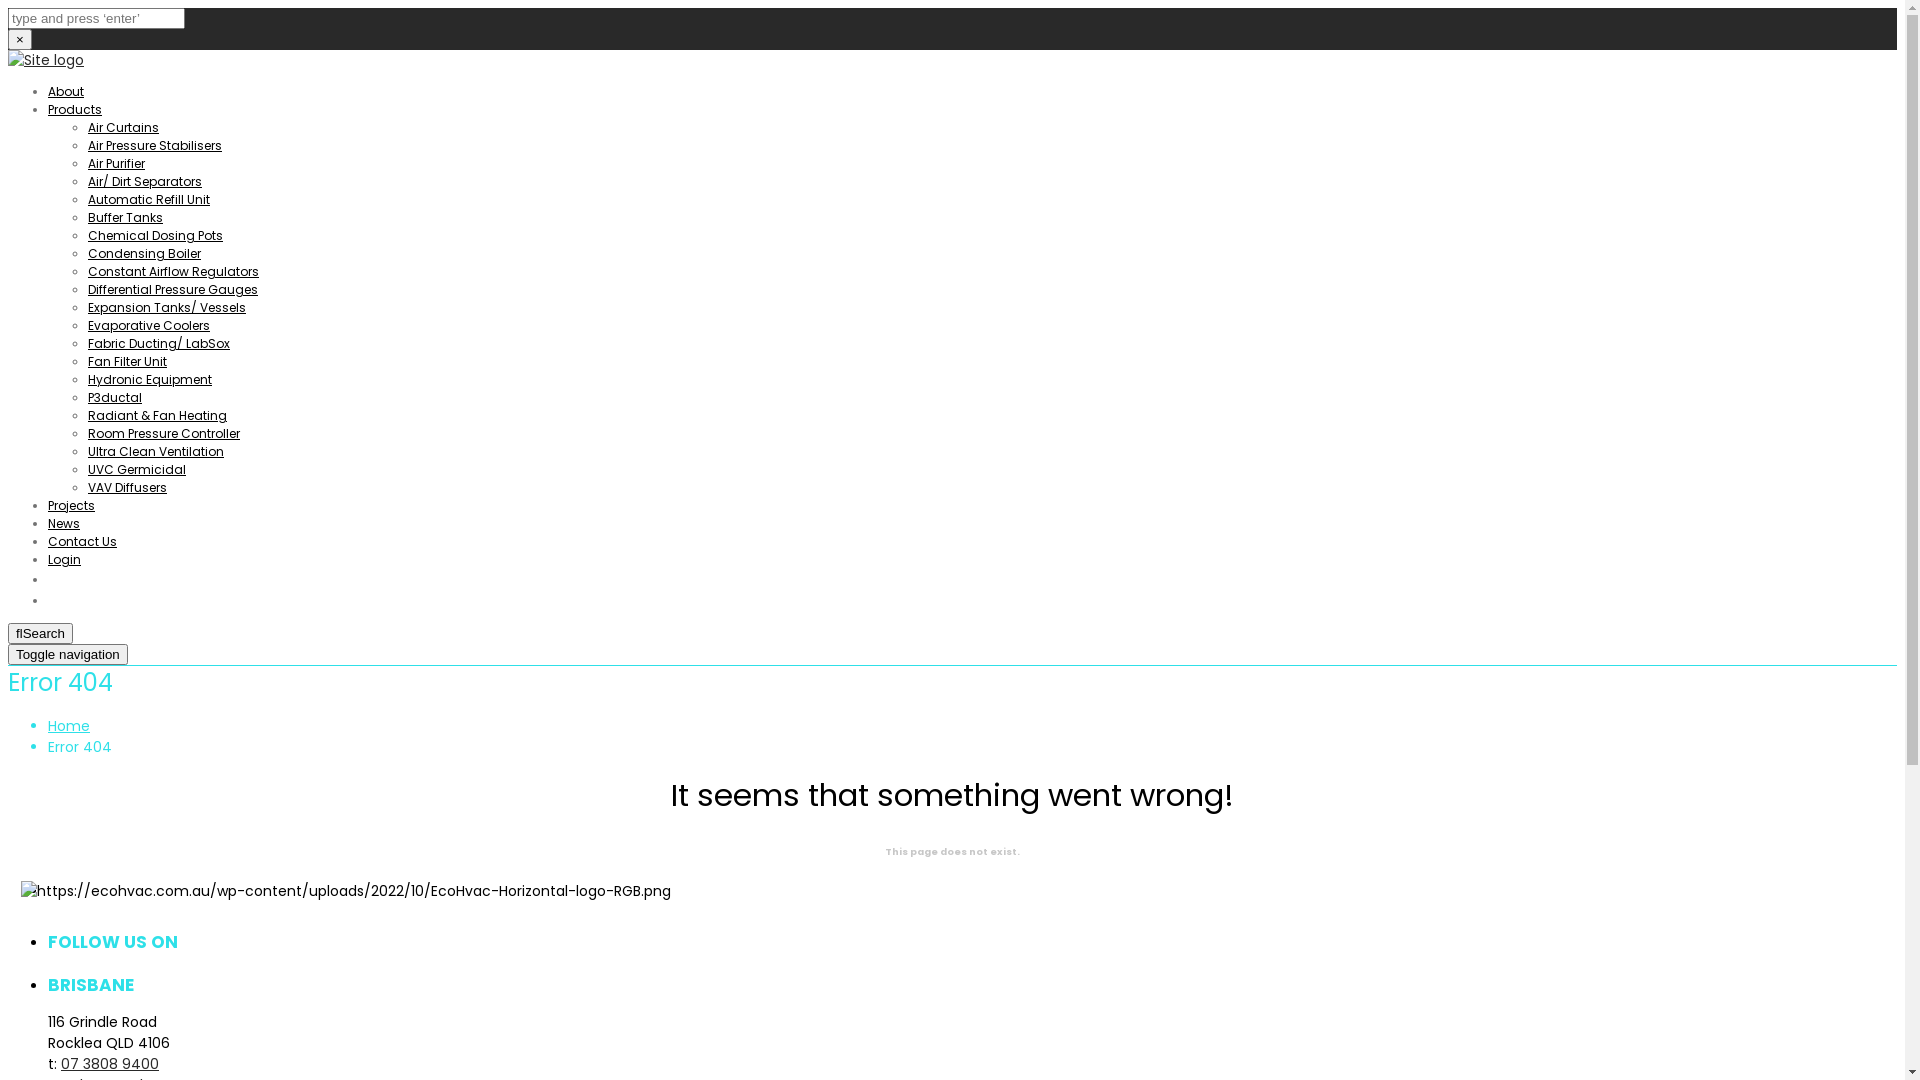 The height and width of the screenshot is (1080, 1920). Describe the element at coordinates (61, 1063) in the screenshot. I see `'07 3808 9400'` at that location.